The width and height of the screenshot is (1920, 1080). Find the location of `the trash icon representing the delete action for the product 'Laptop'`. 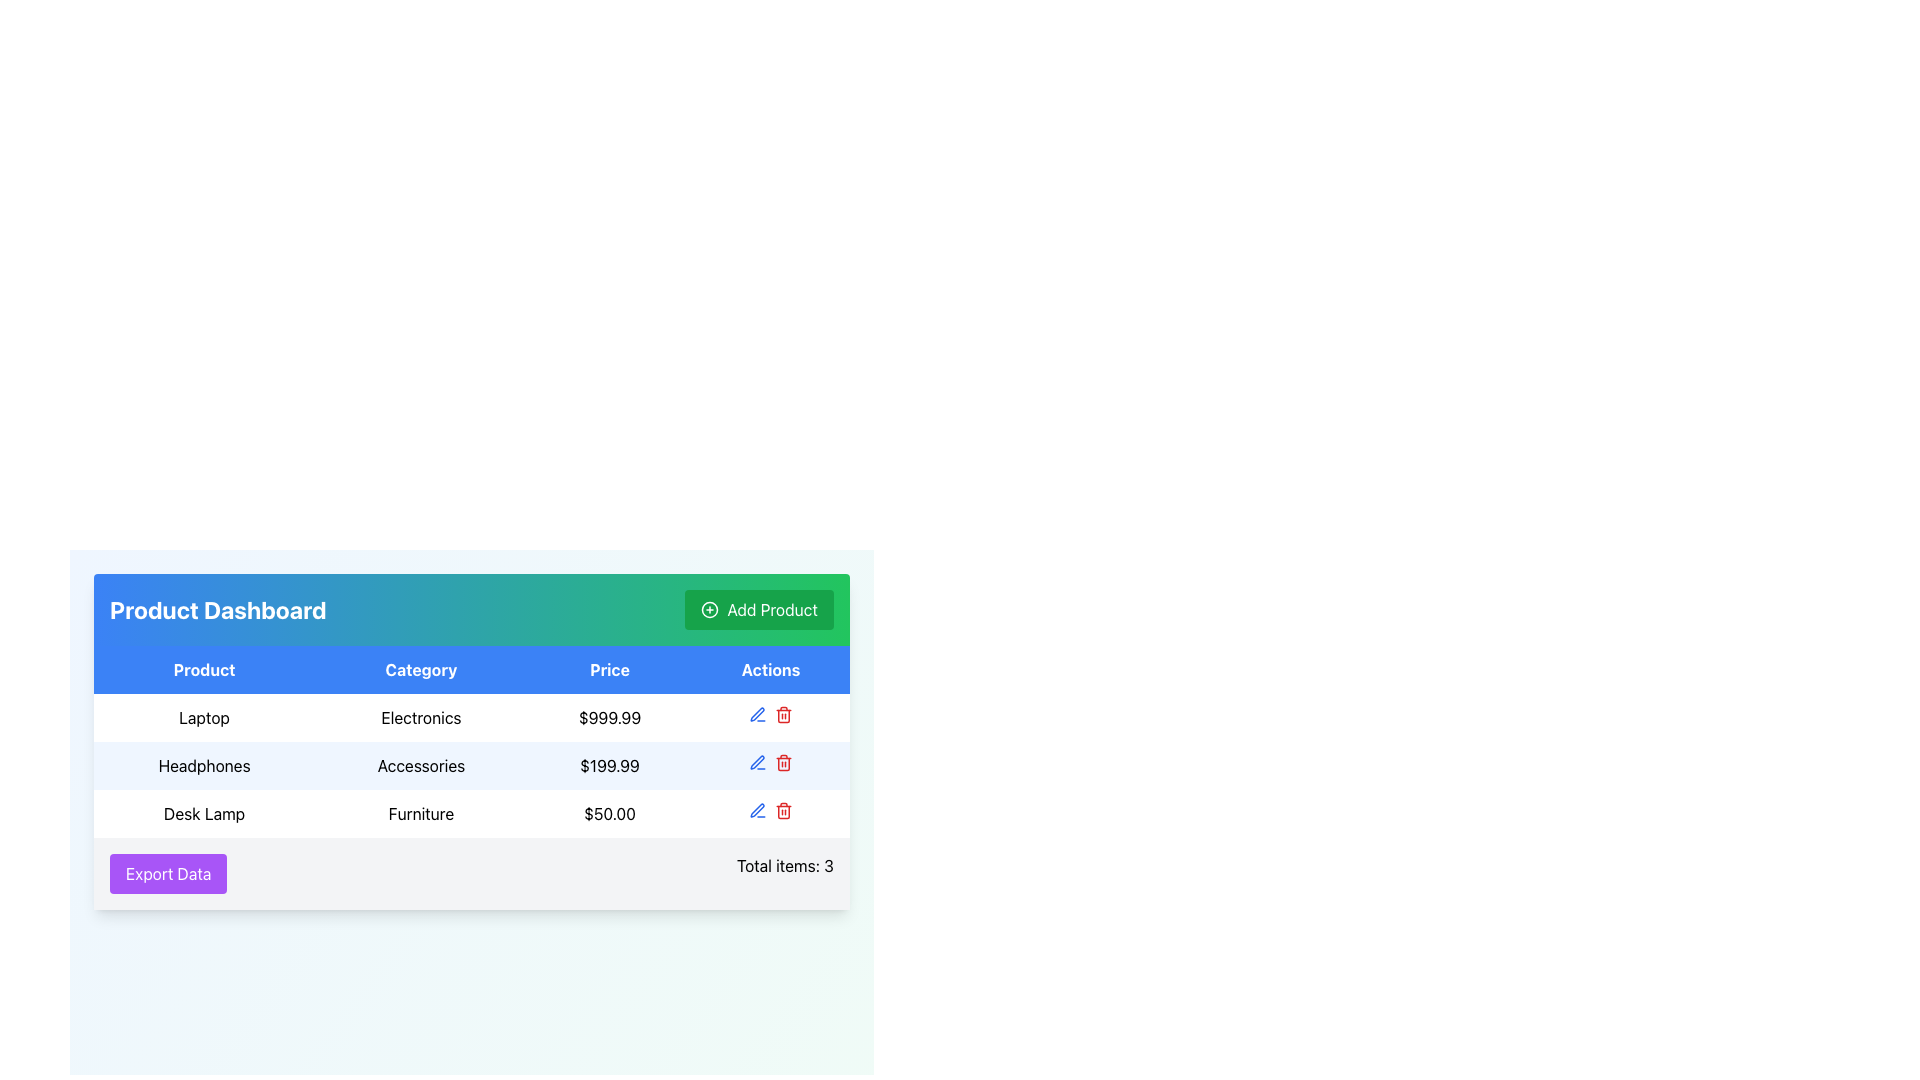

the trash icon representing the delete action for the product 'Laptop' is located at coordinates (783, 812).